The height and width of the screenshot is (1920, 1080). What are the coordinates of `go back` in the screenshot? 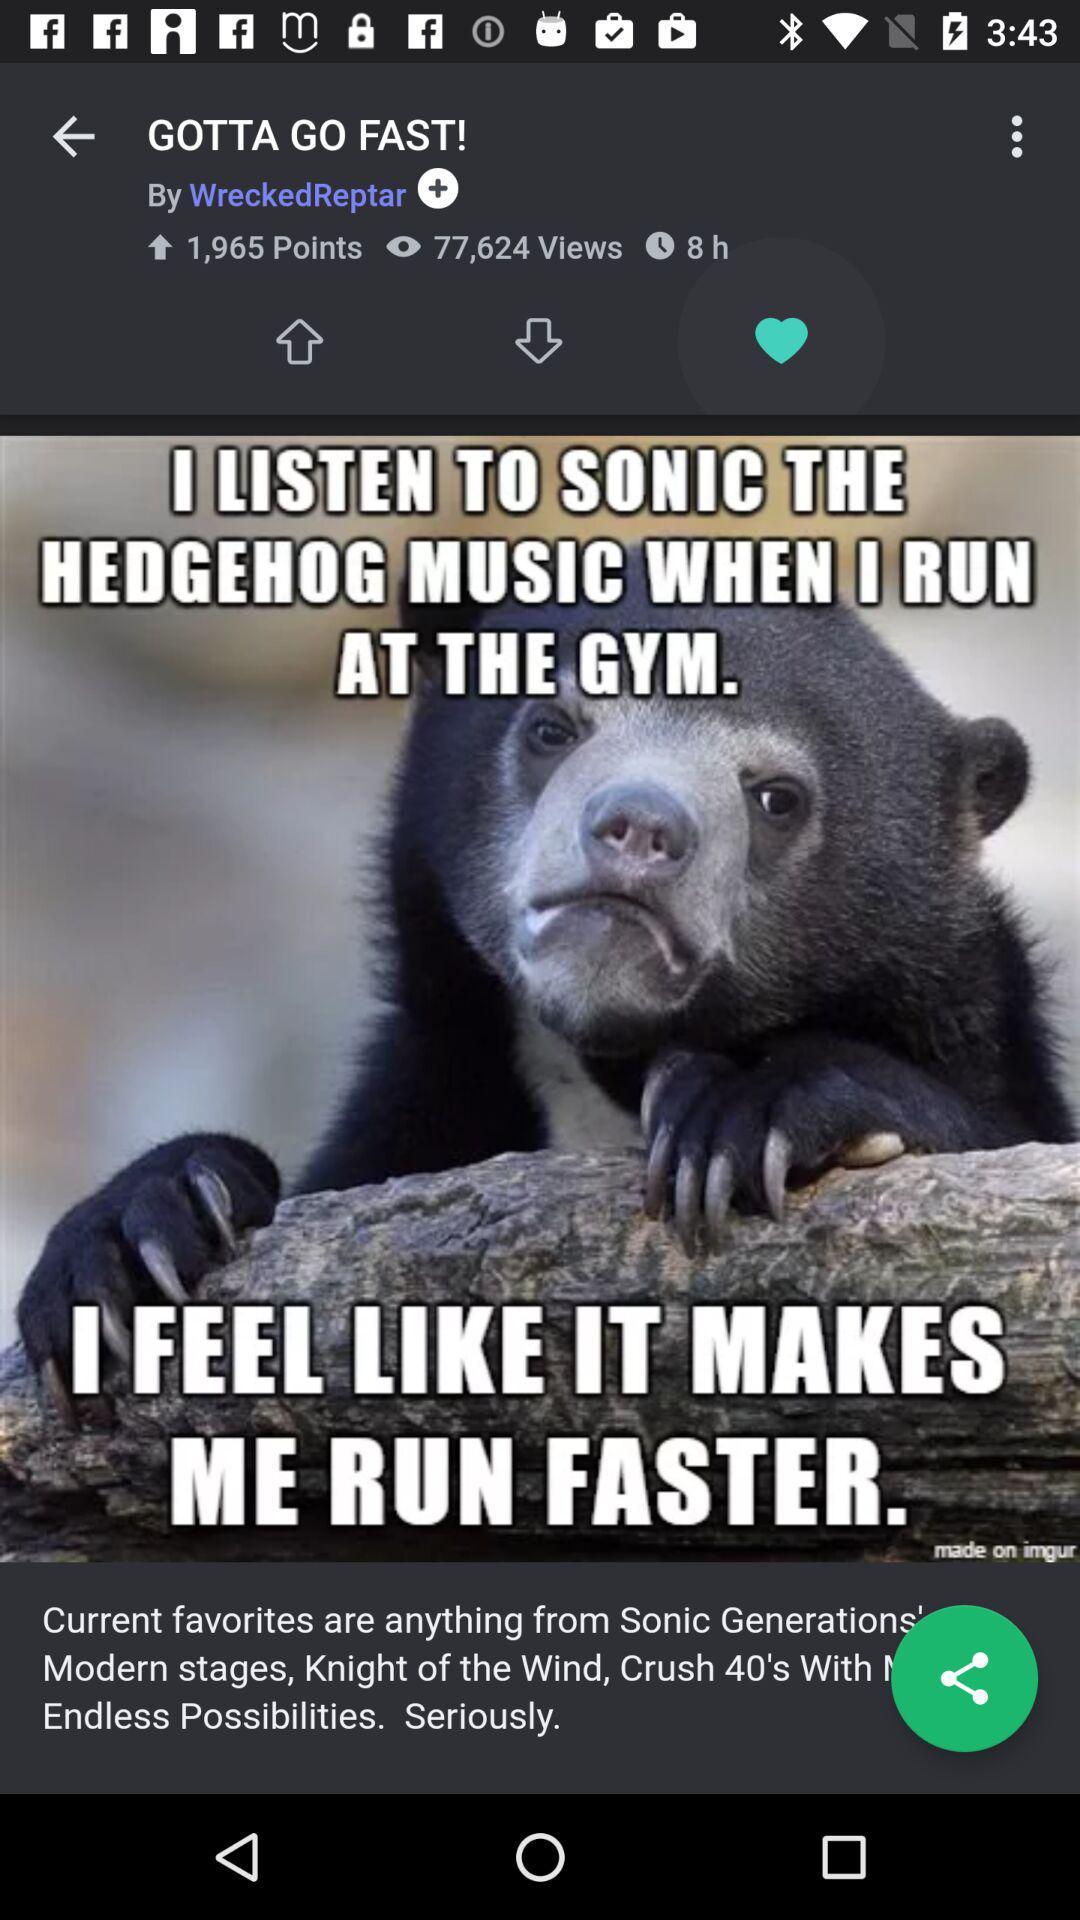 It's located at (72, 135).